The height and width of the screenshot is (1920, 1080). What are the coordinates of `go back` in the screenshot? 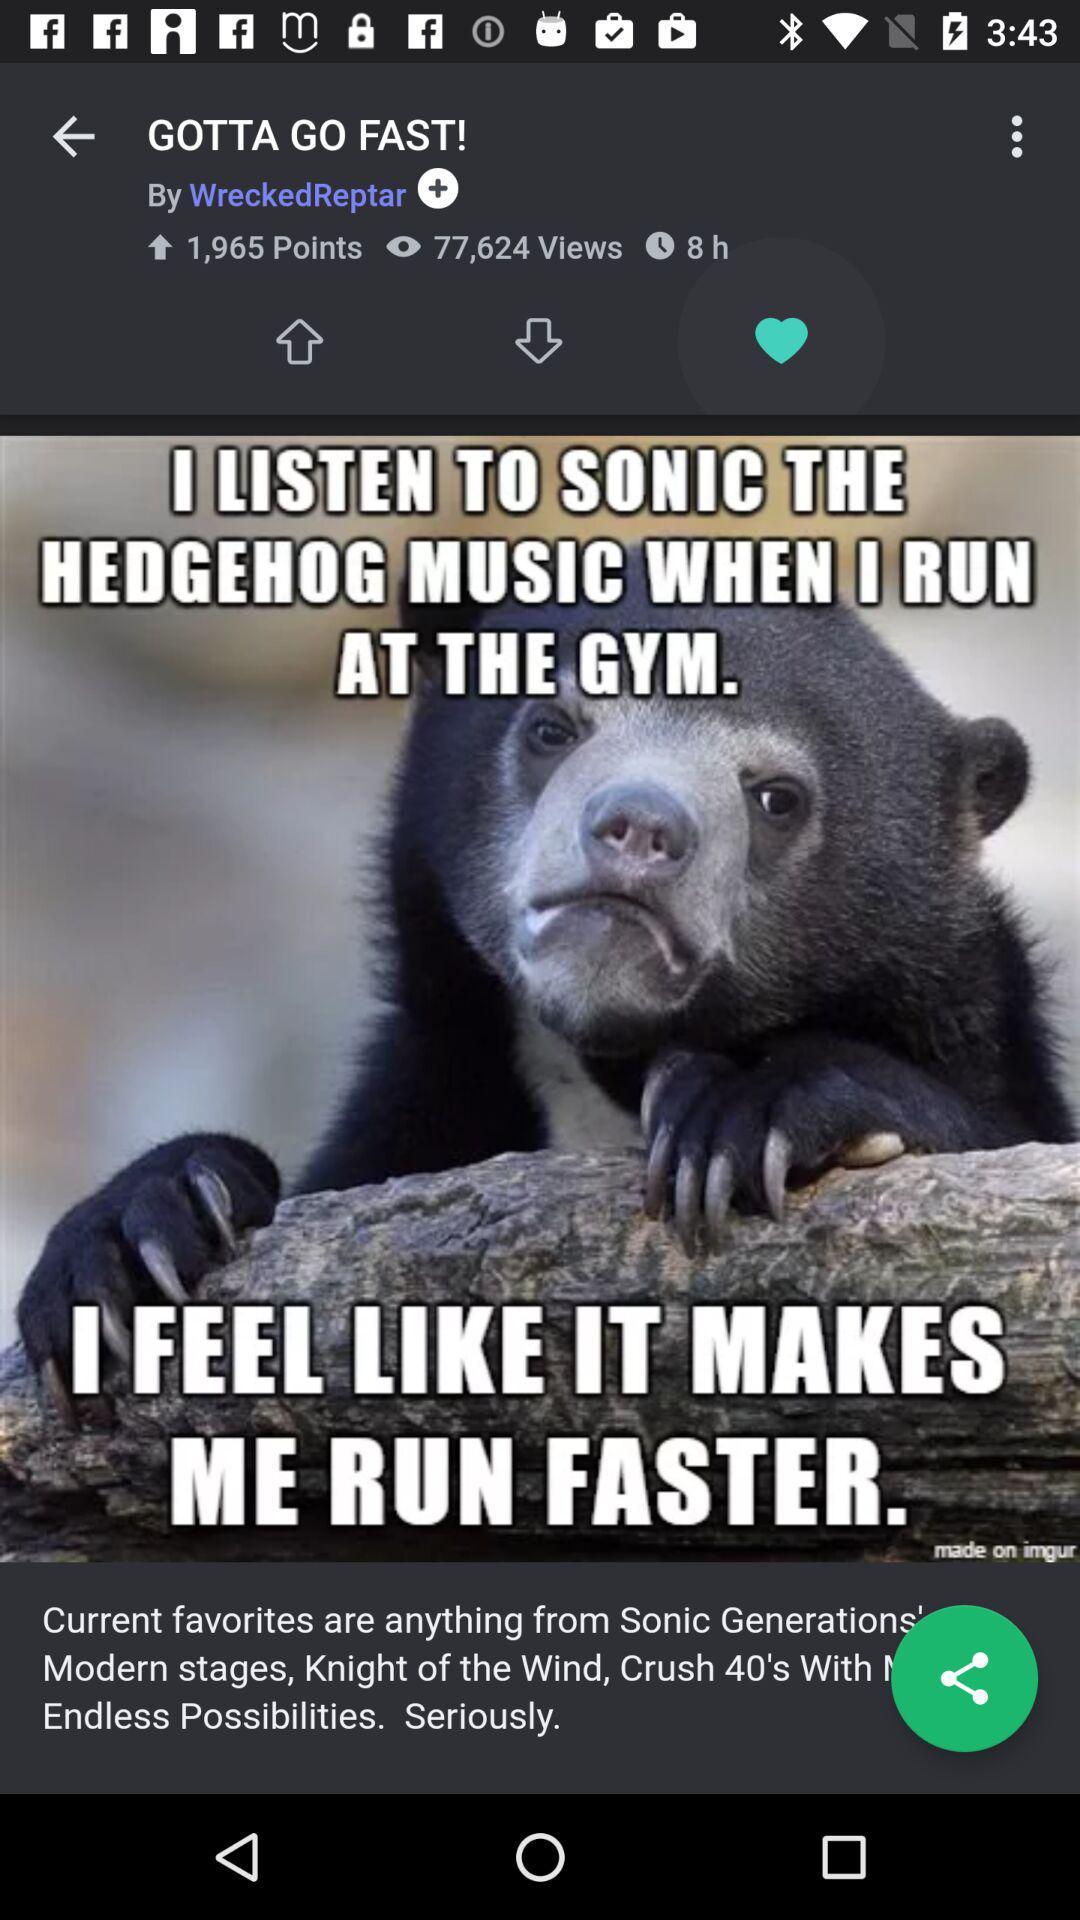 It's located at (72, 135).